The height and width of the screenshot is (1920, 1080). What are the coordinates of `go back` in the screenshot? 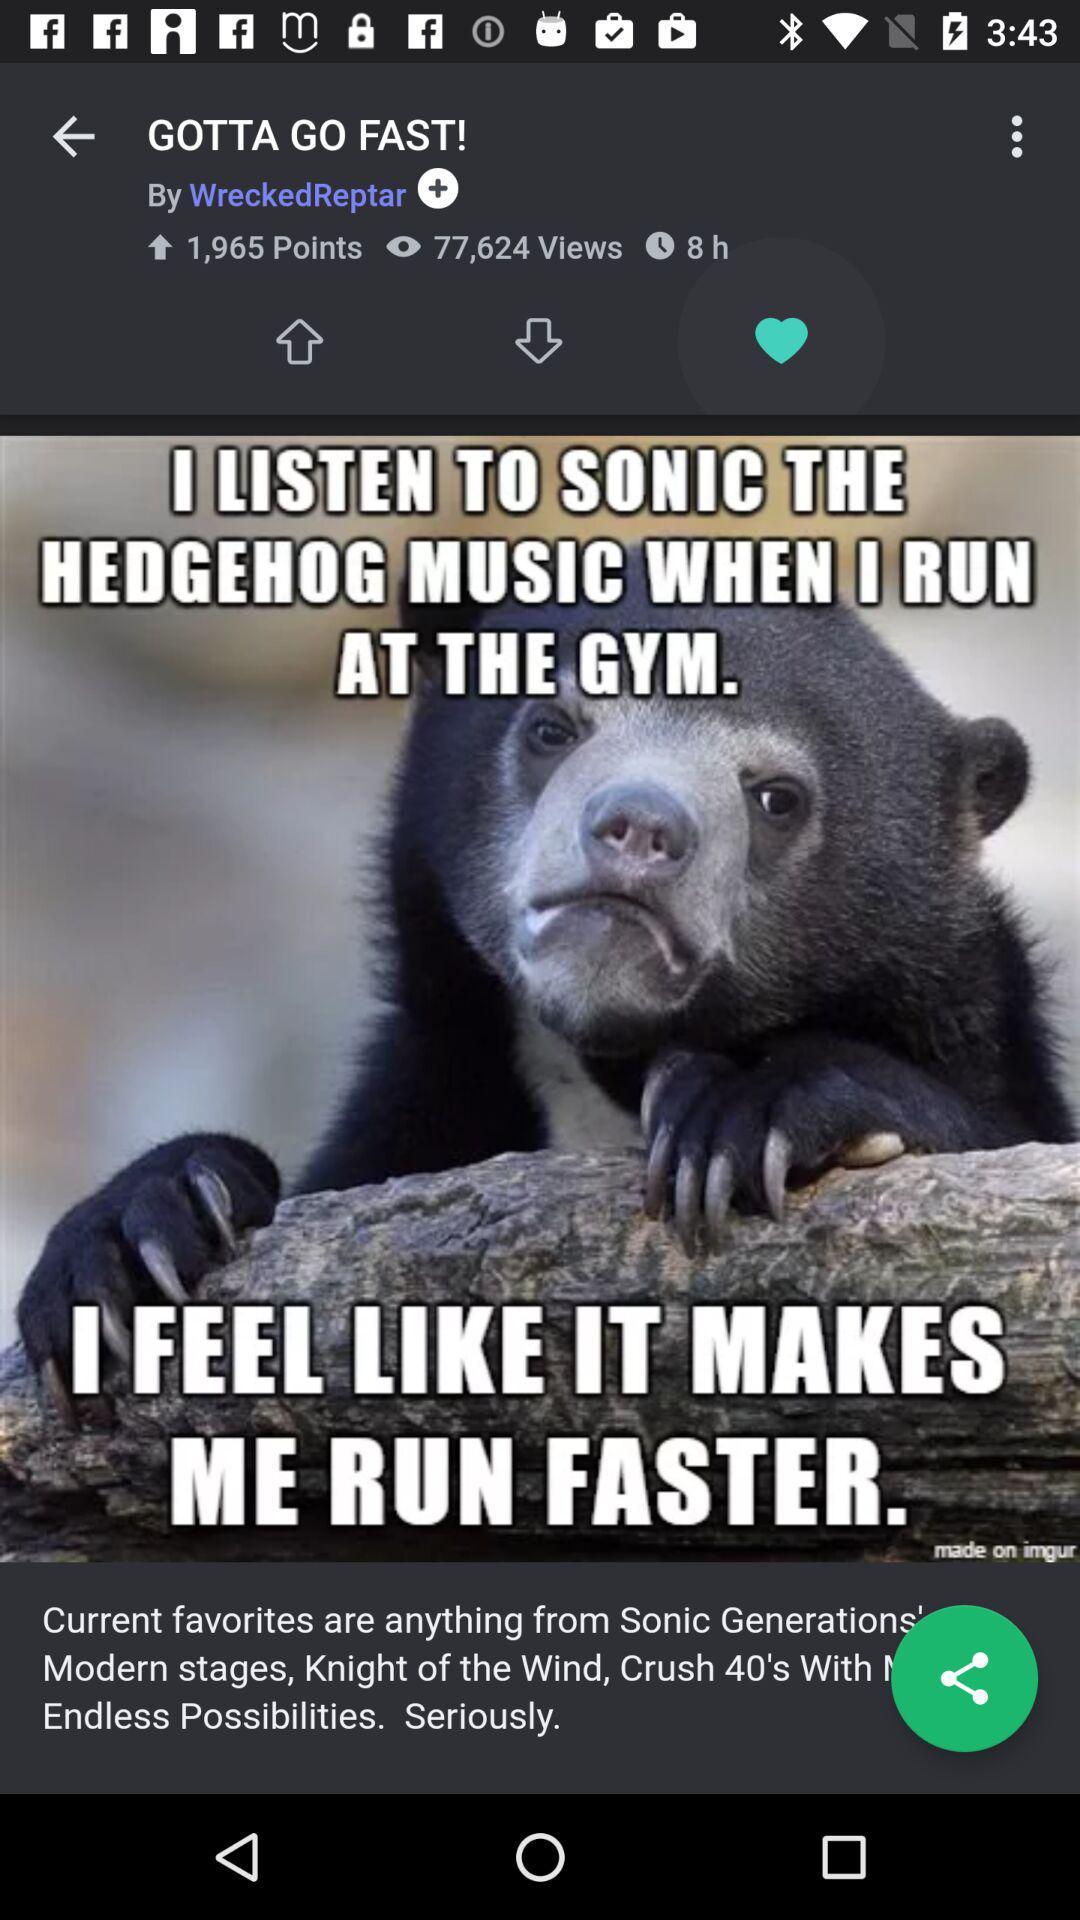 It's located at (72, 135).